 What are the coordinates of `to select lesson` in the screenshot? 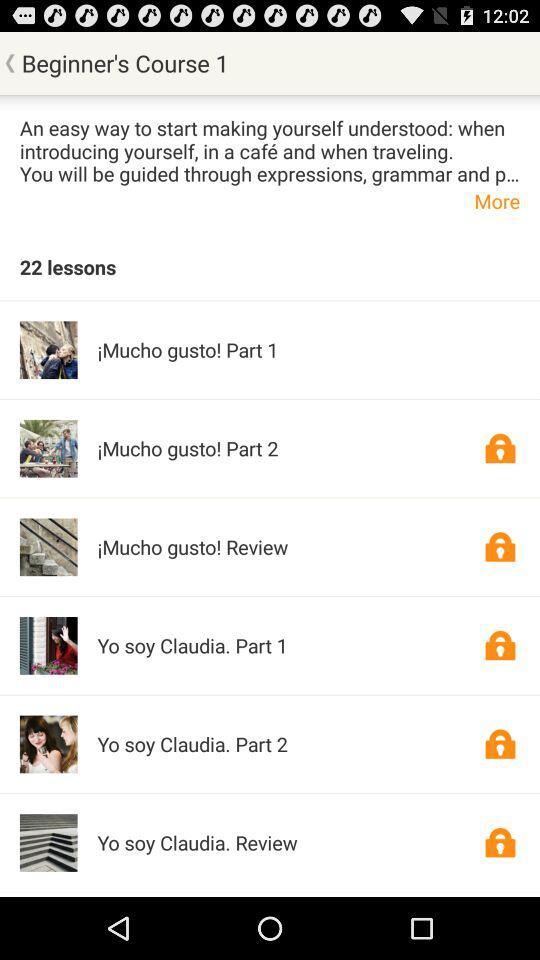 It's located at (499, 644).